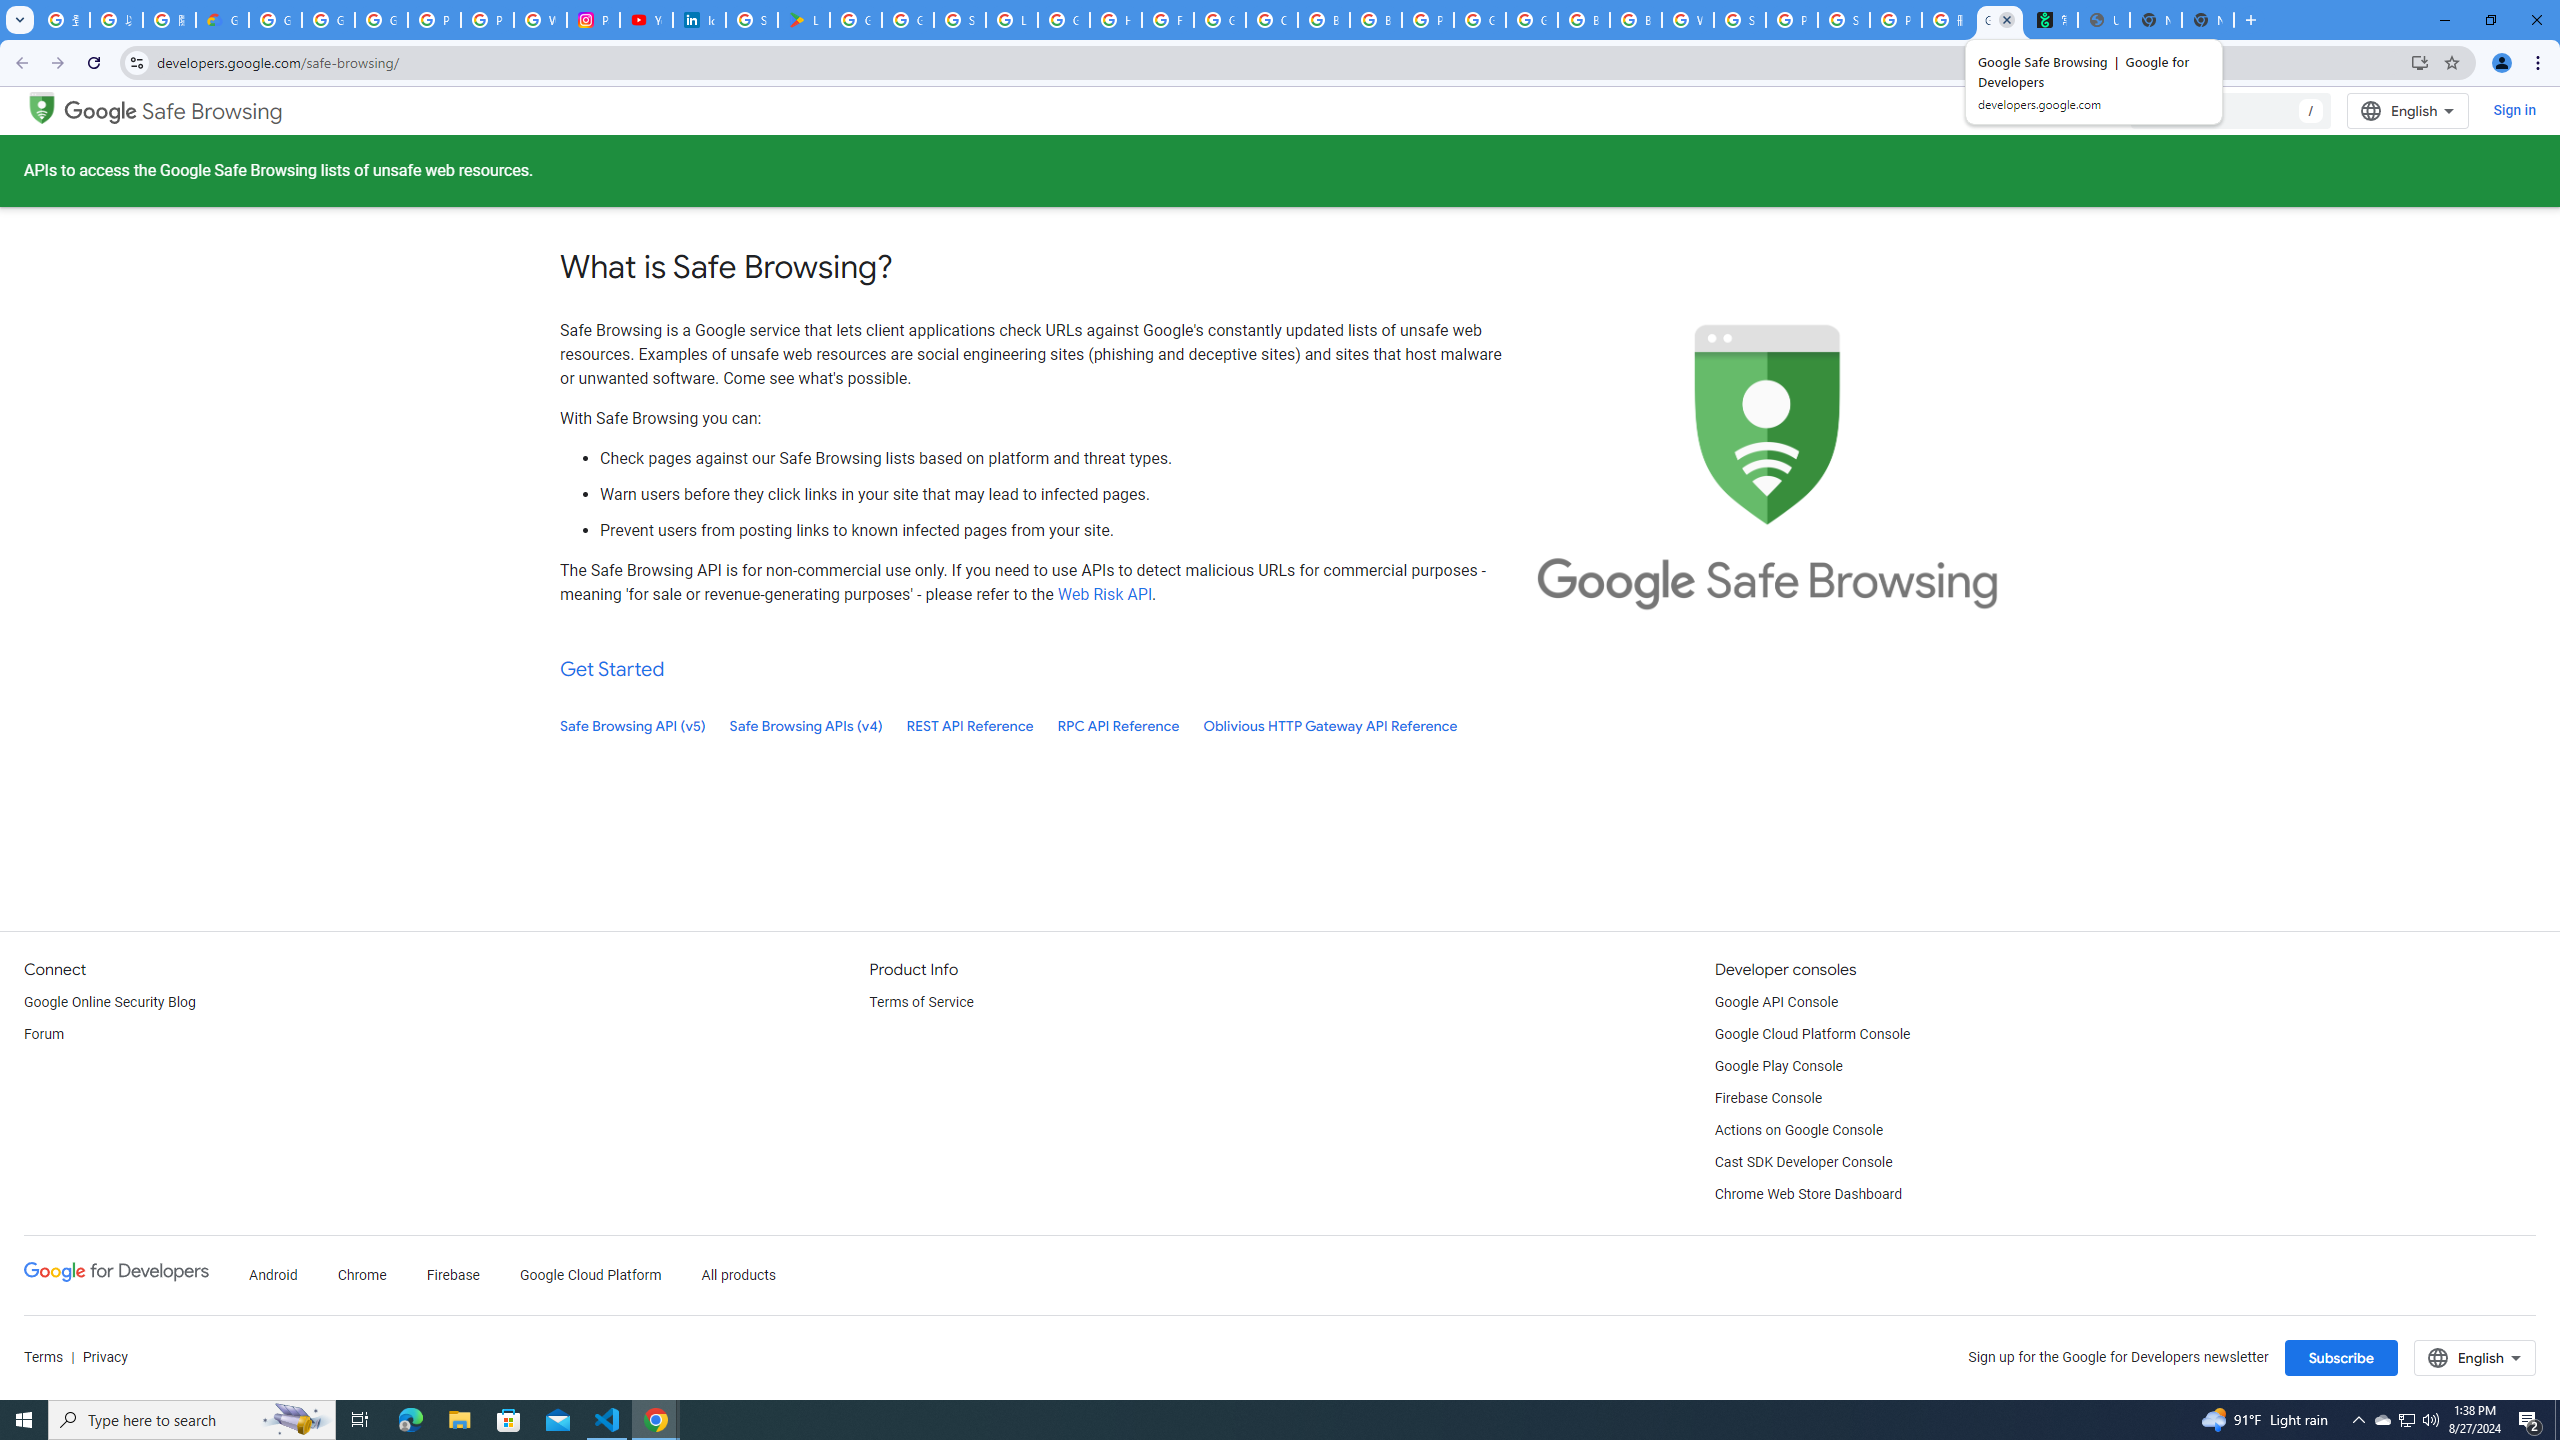 Image resolution: width=2560 pixels, height=1440 pixels. Describe the element at coordinates (115, 1271) in the screenshot. I see `'Google Developers'` at that location.